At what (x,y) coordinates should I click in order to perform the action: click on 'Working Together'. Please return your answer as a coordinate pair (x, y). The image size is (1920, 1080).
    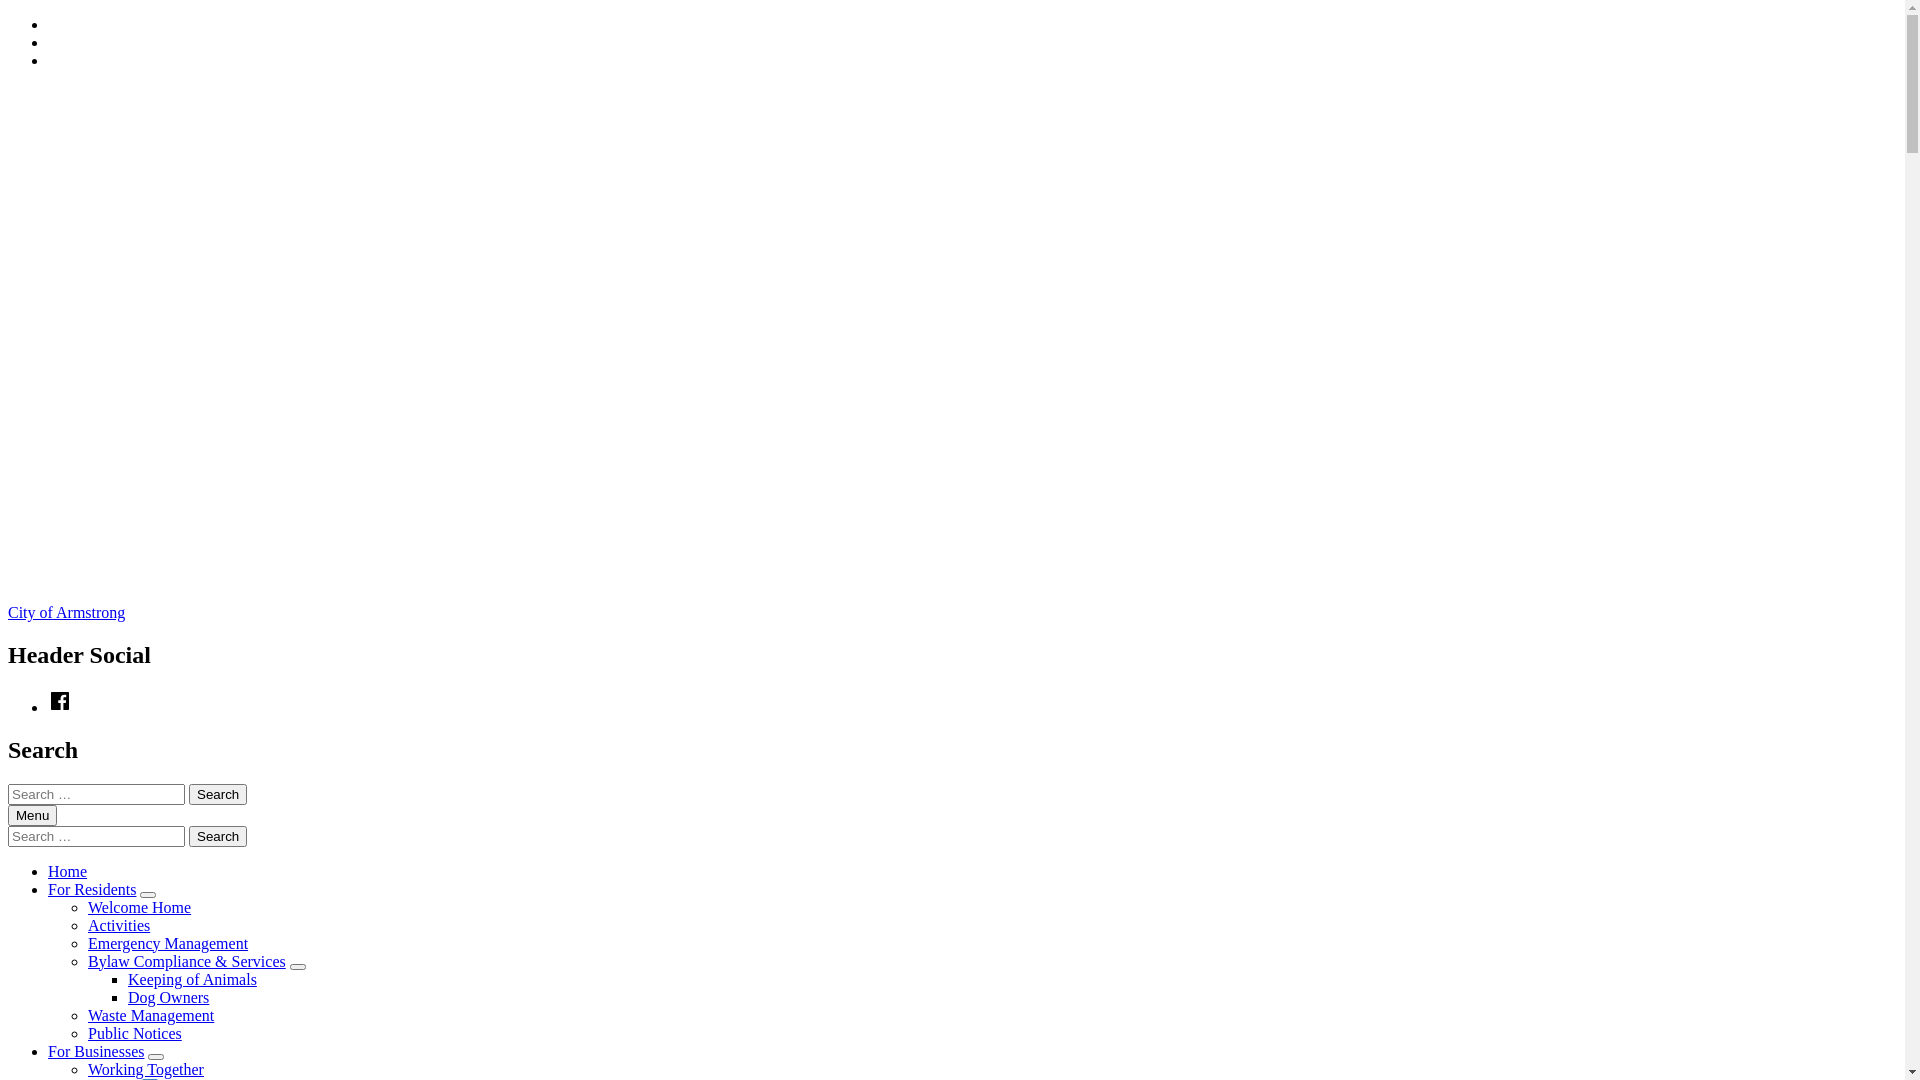
    Looking at the image, I should click on (144, 1068).